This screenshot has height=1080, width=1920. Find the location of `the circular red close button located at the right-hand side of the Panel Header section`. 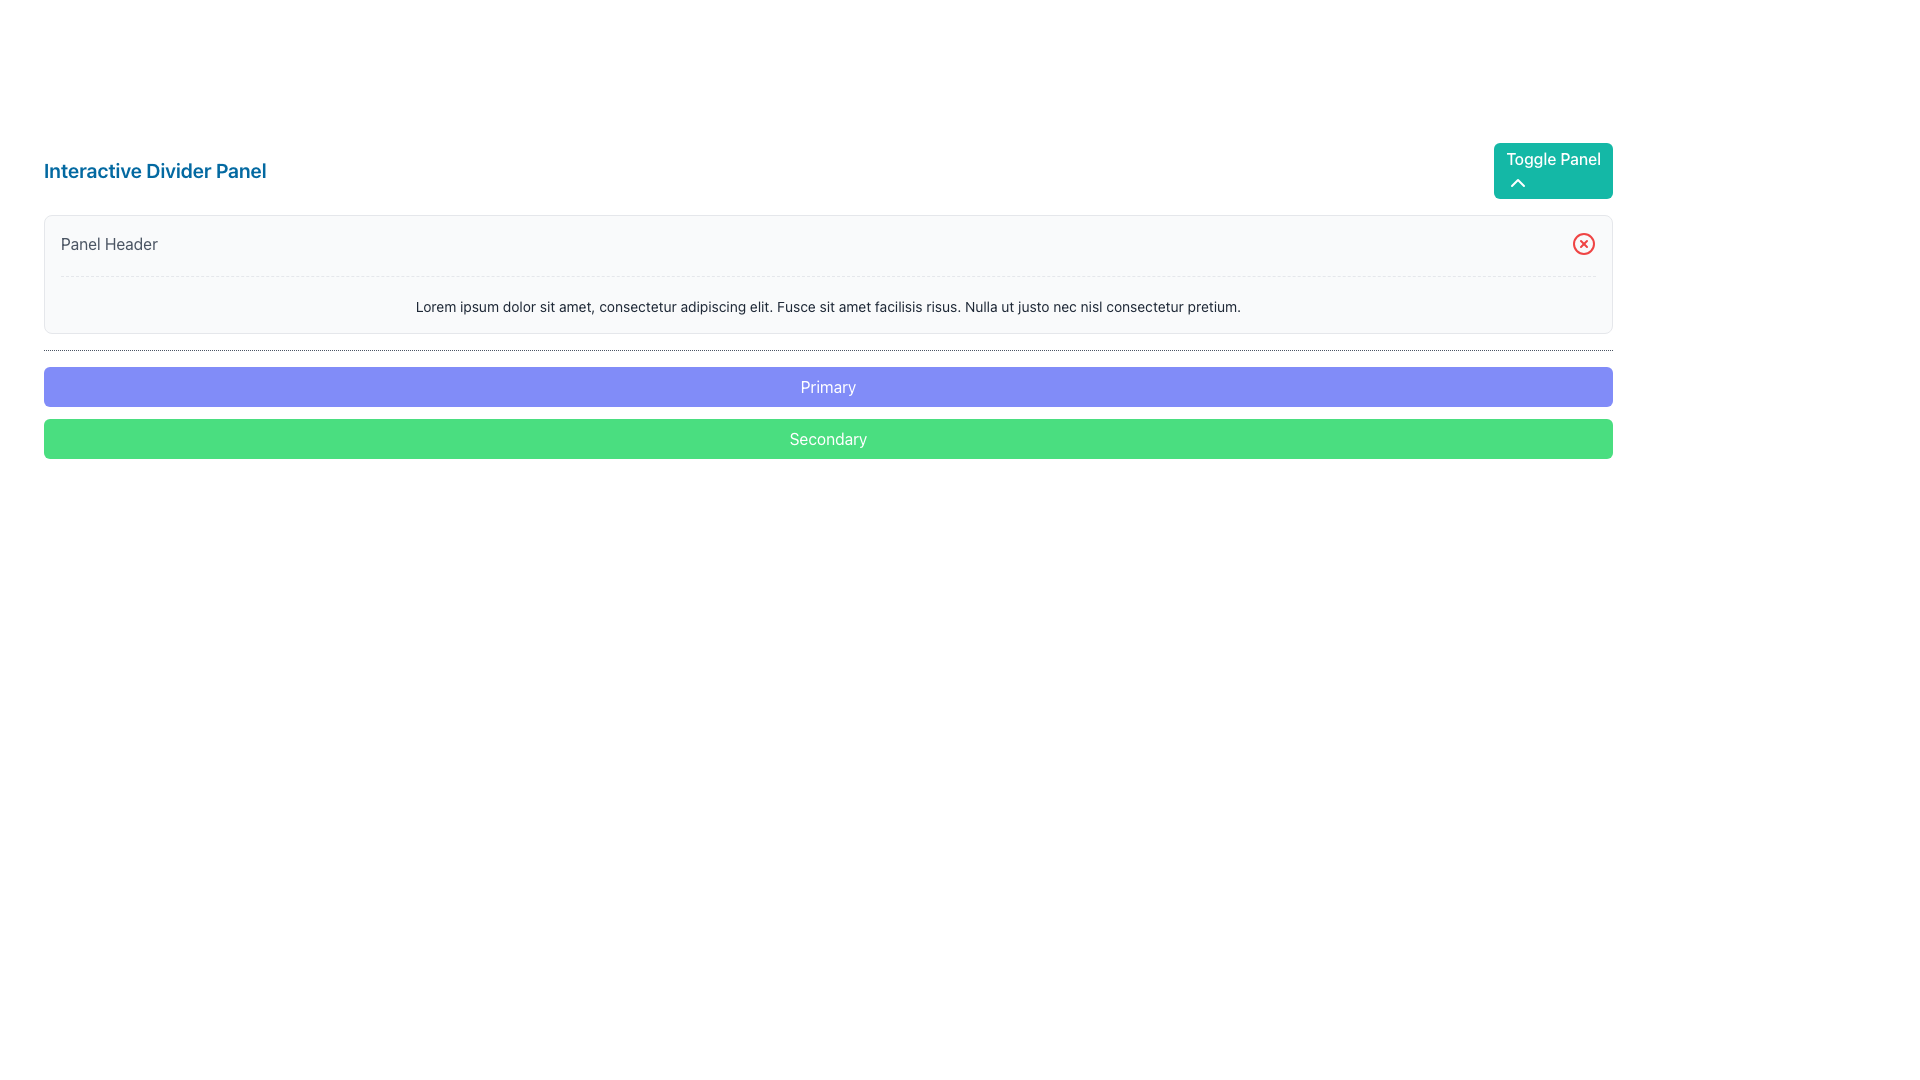

the circular red close button located at the right-hand side of the Panel Header section is located at coordinates (1583, 242).